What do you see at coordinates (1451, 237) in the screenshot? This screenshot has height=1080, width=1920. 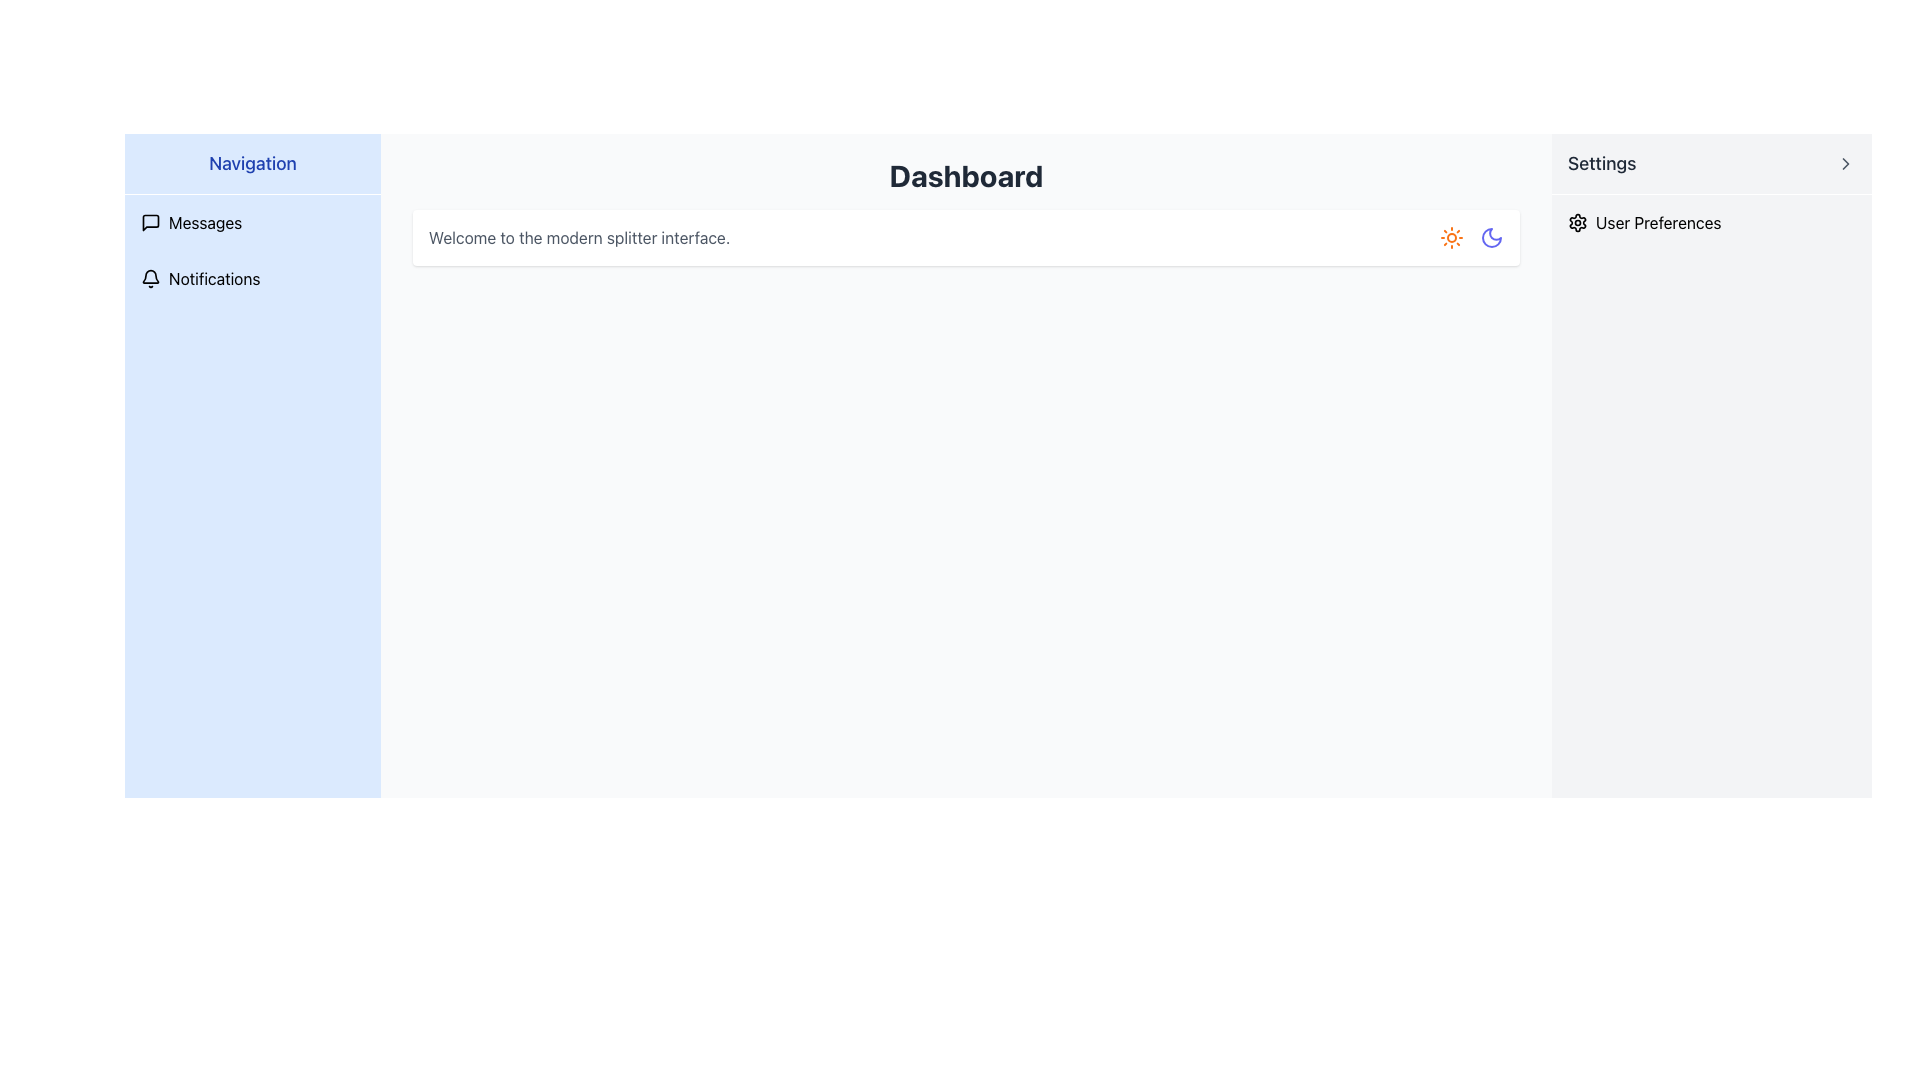 I see `the orange sun icon located in the settings toolbar, which is the first icon in a horizontal group of icons at the top-right of the main content area` at bounding box center [1451, 237].